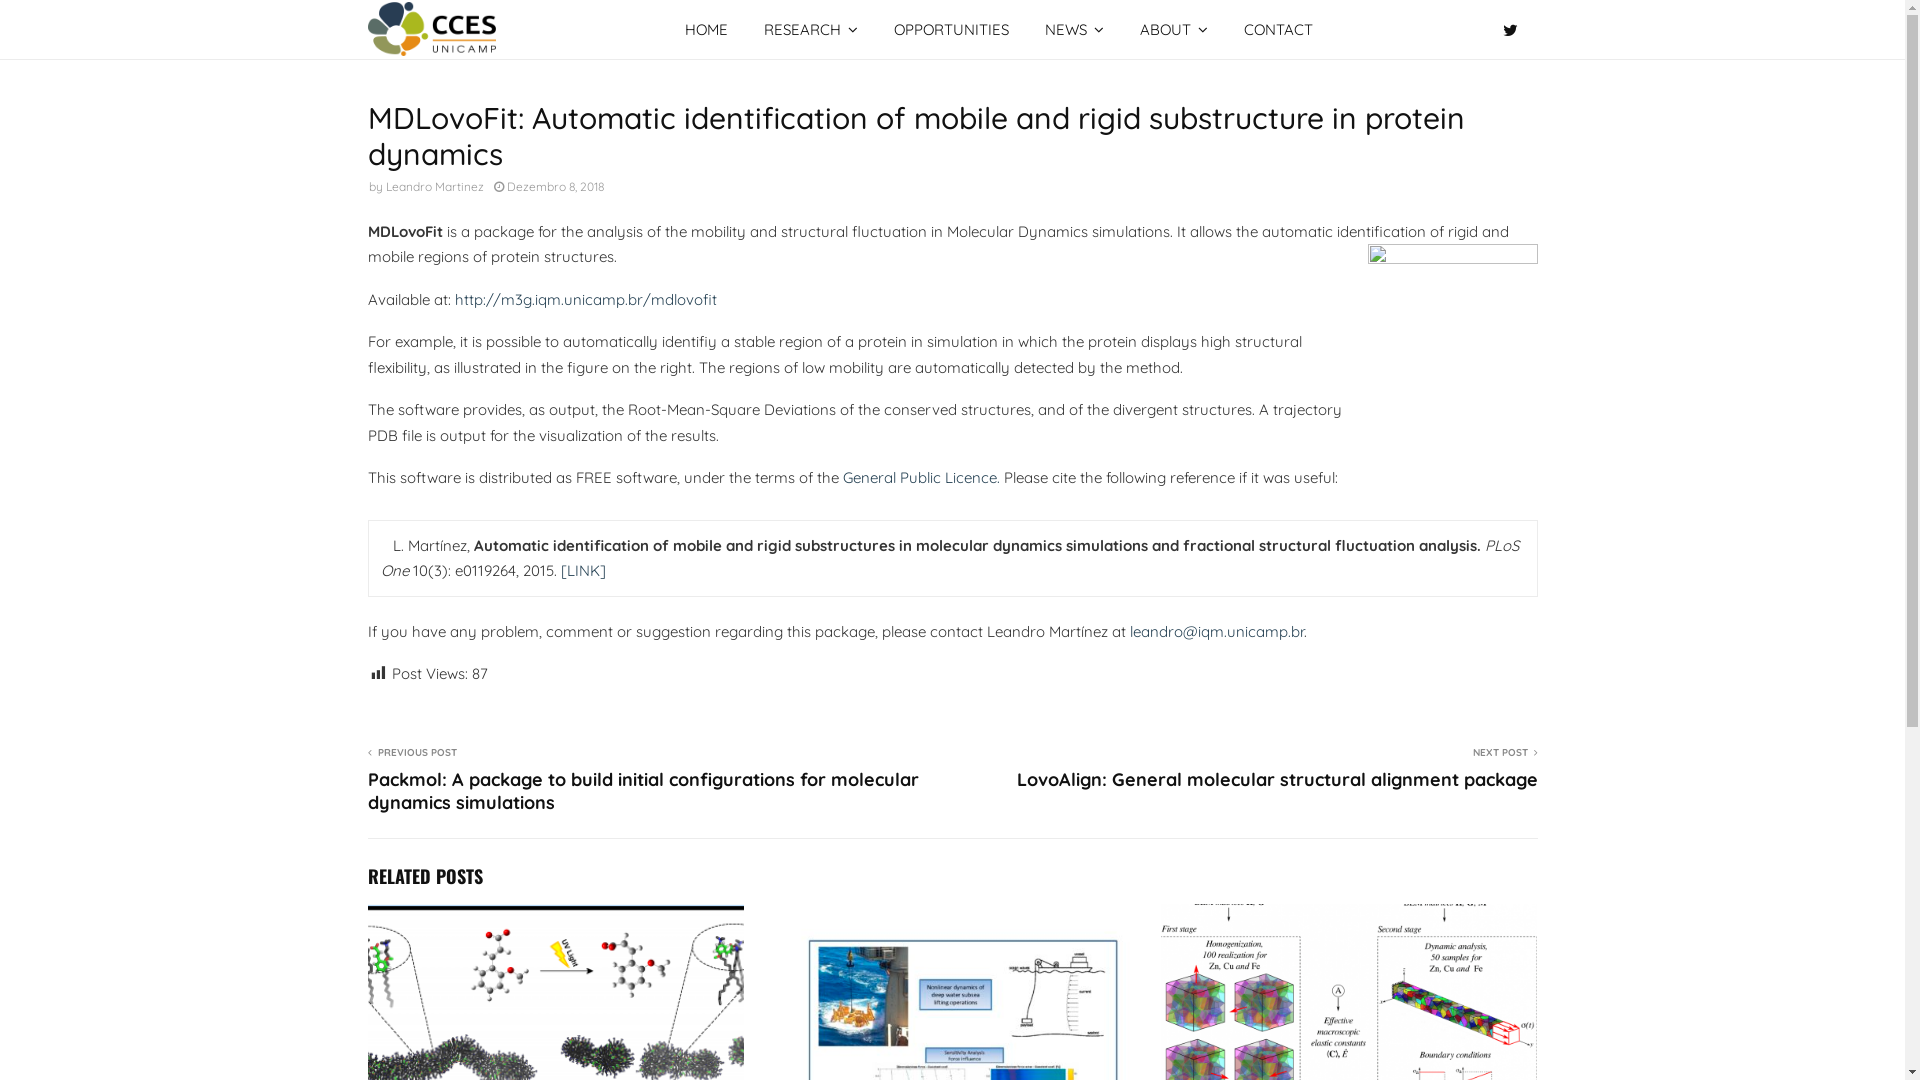 The image size is (1920, 1080). I want to click on 'Twitter', so click(1514, 30).